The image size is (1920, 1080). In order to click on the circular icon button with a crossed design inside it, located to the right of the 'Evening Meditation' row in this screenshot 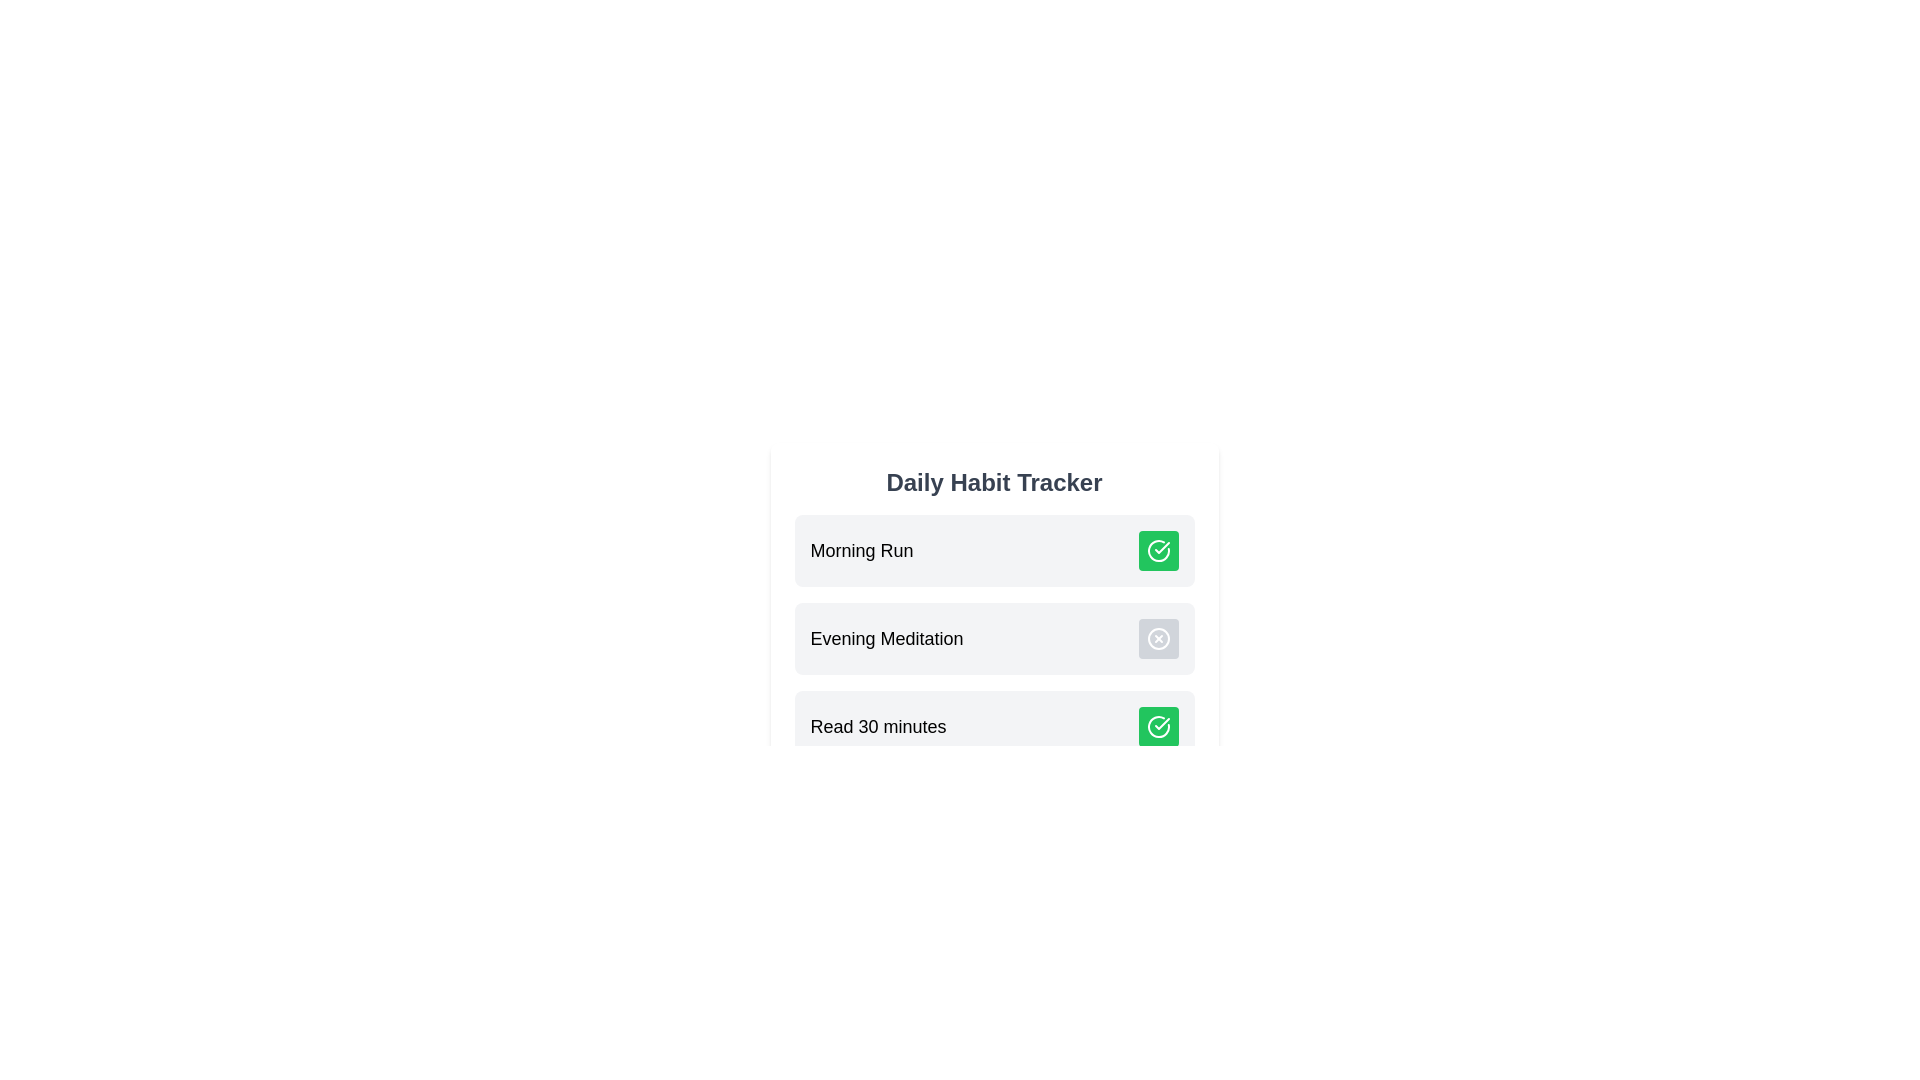, I will do `click(1158, 639)`.